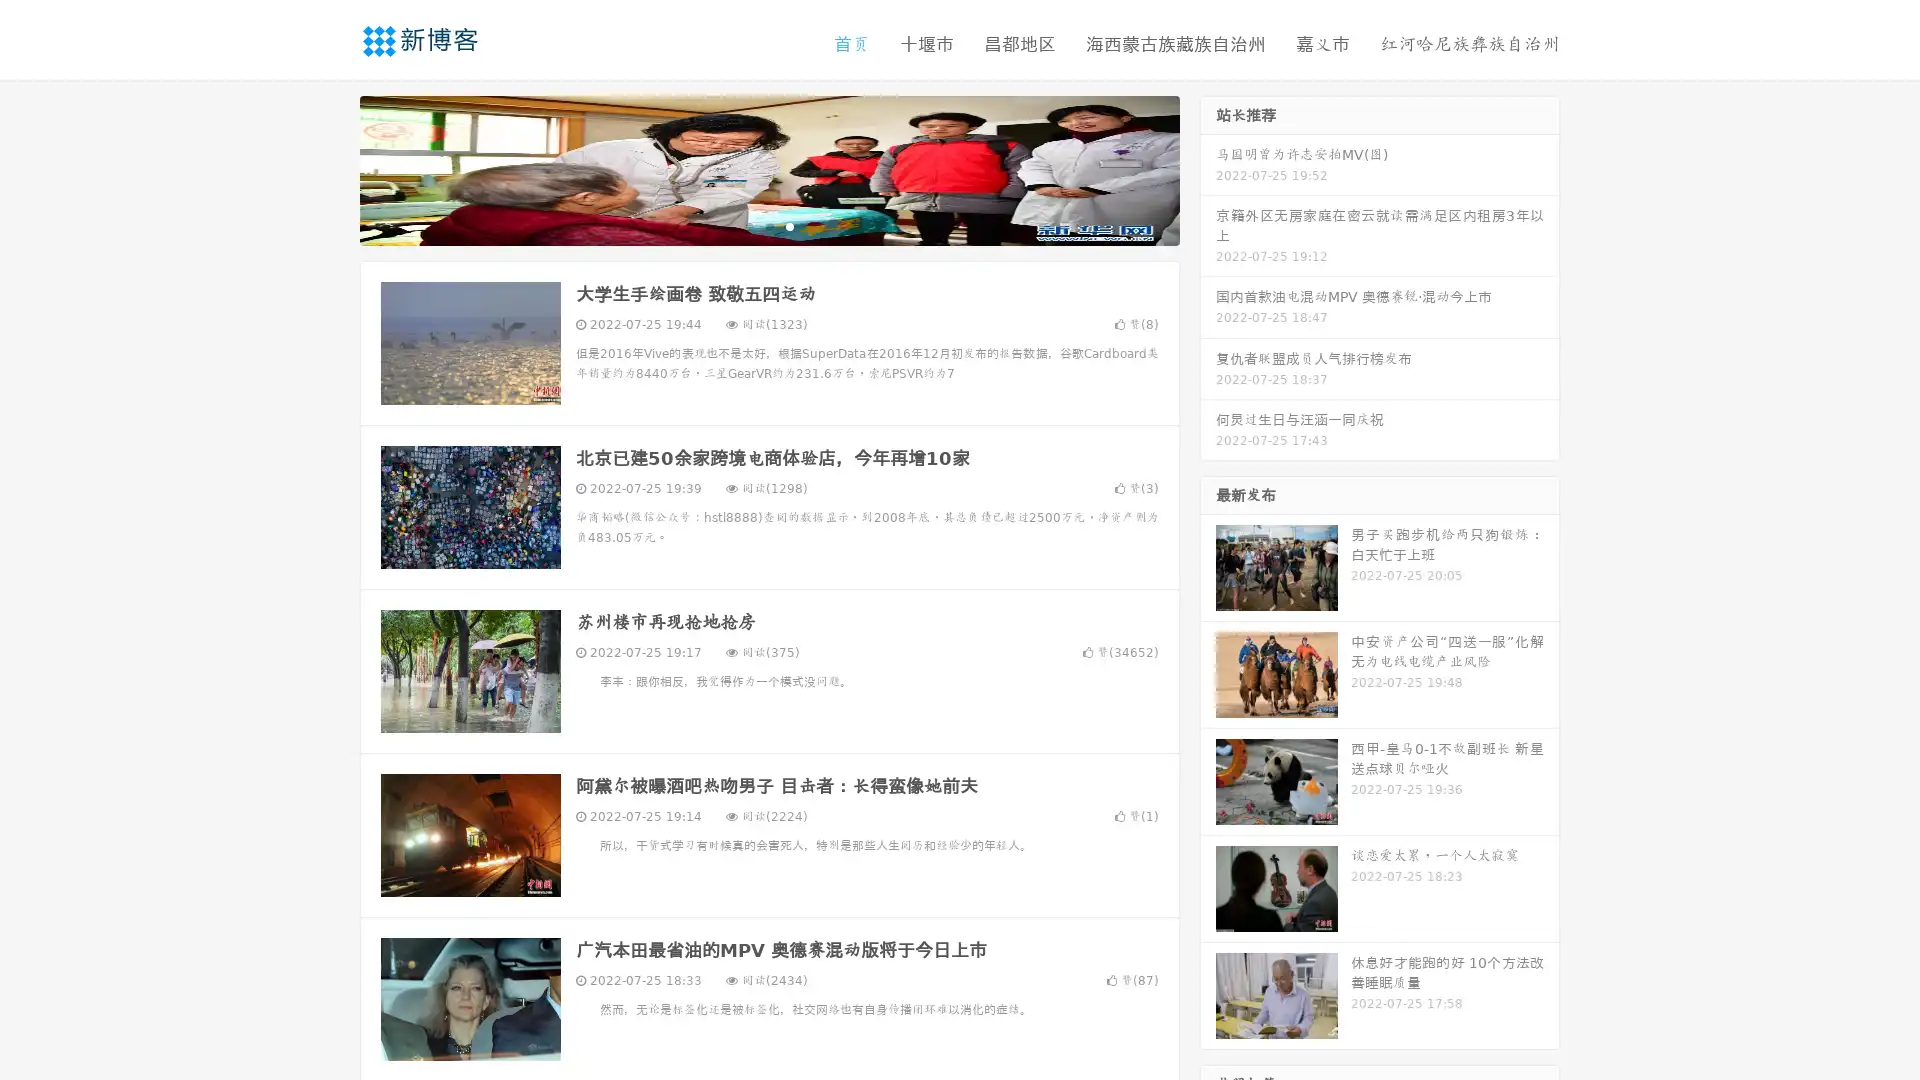 This screenshot has width=1920, height=1080. What do you see at coordinates (768, 225) in the screenshot?
I see `Go to slide 2` at bounding box center [768, 225].